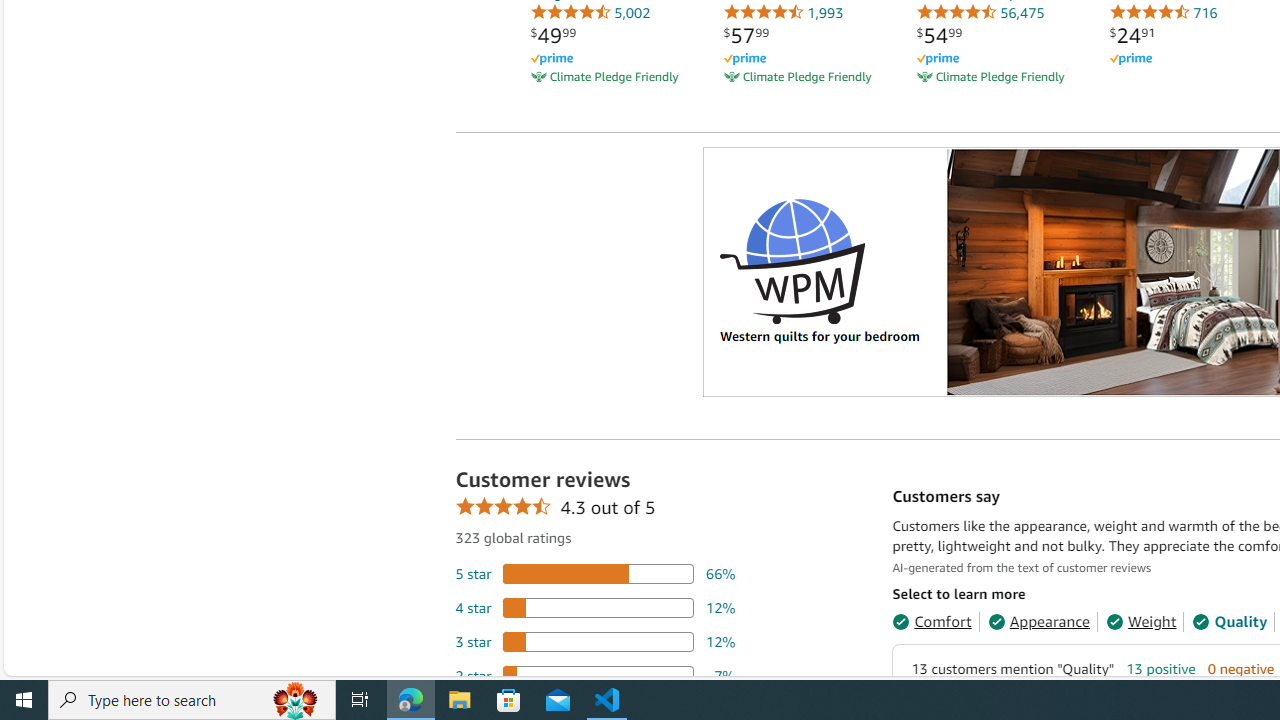 The width and height of the screenshot is (1280, 720). Describe the element at coordinates (938, 35) in the screenshot. I see `'$54.99'` at that location.